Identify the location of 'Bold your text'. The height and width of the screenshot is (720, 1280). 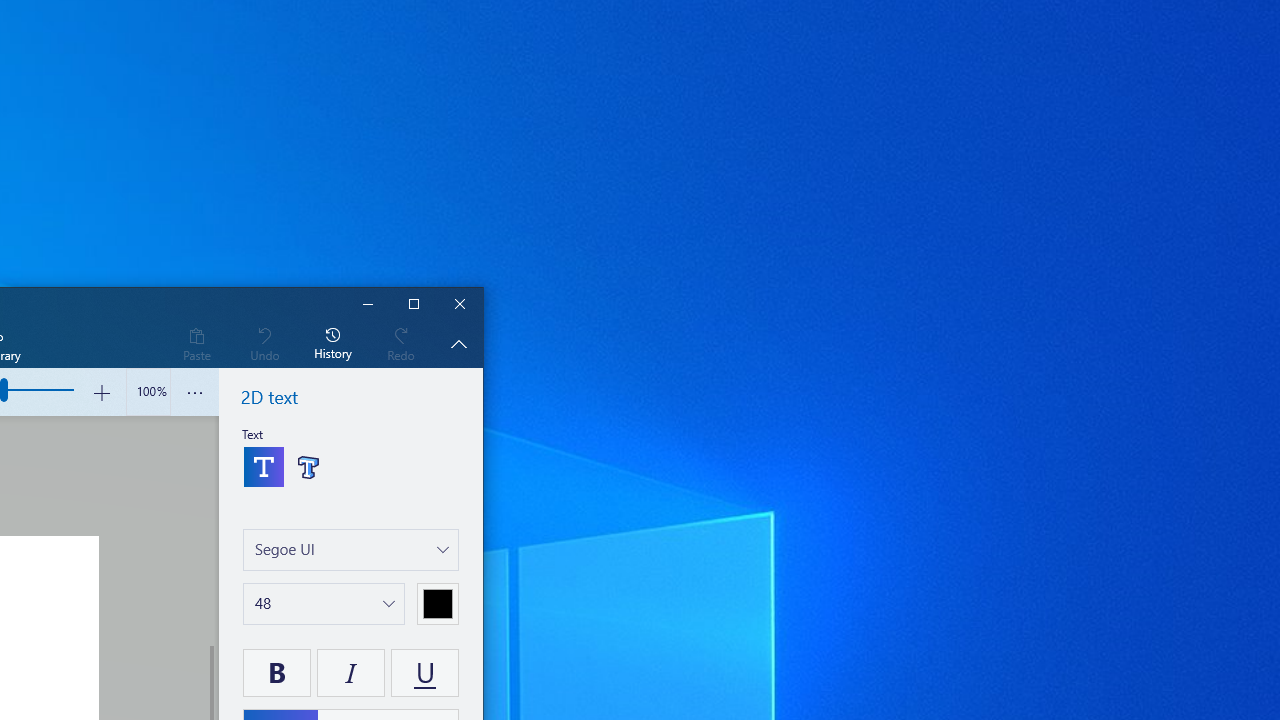
(276, 672).